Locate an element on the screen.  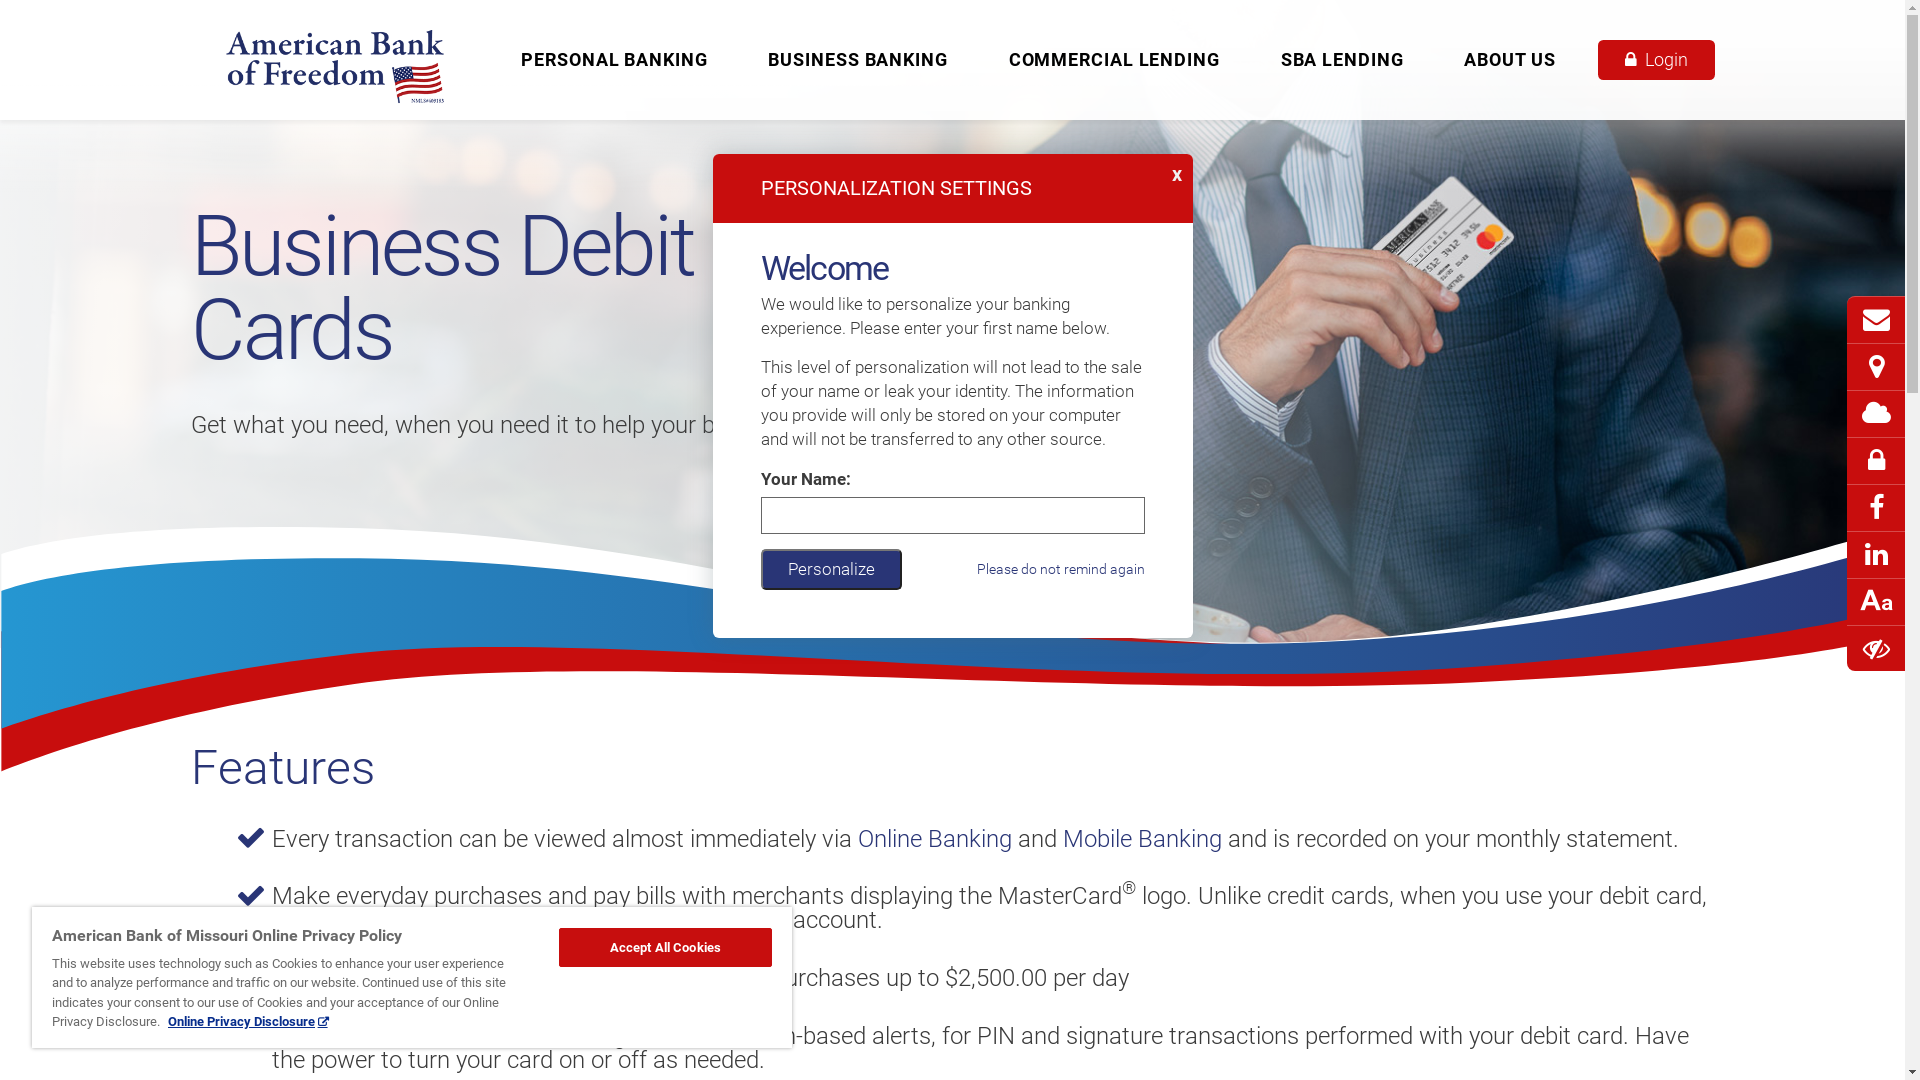
'Online Privacy Disclosure' is located at coordinates (168, 1021).